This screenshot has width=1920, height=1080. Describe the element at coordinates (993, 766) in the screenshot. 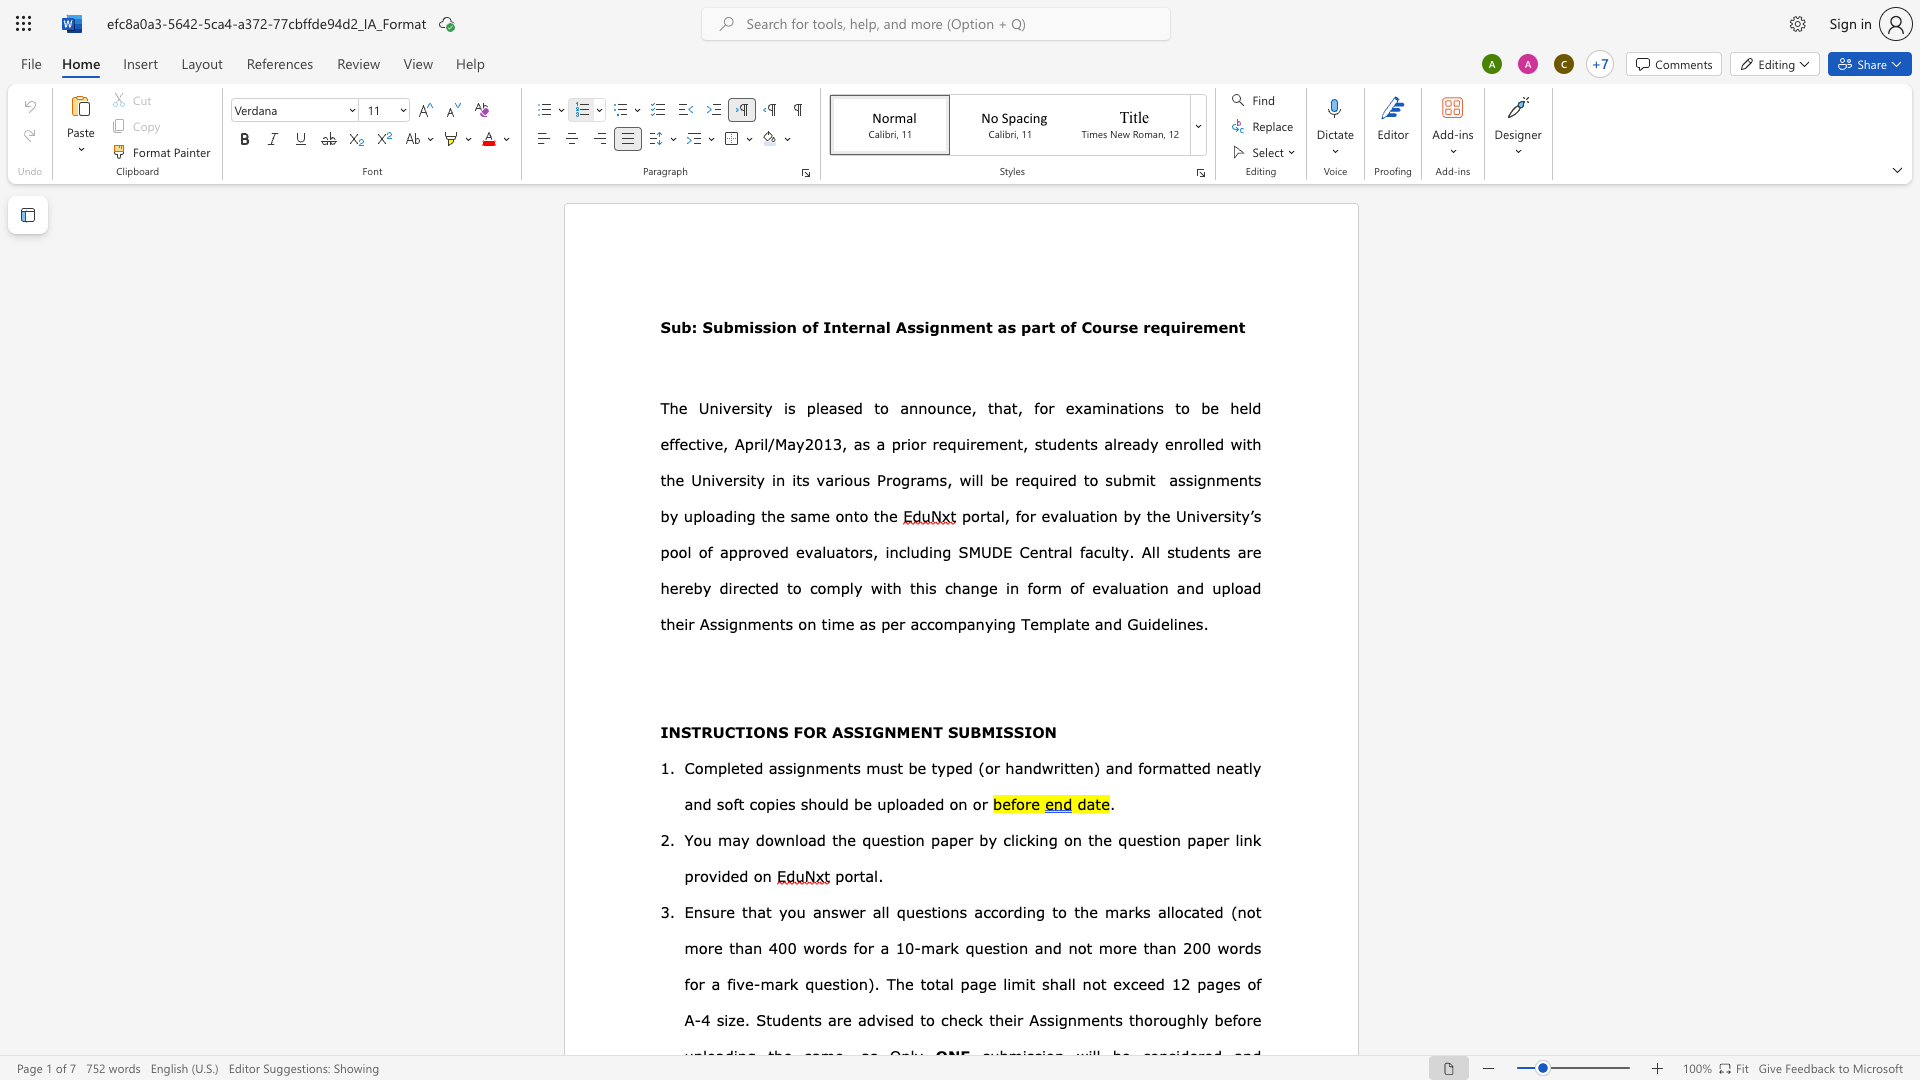

I see `the space between the continuous character "o" and "r" in the text` at that location.